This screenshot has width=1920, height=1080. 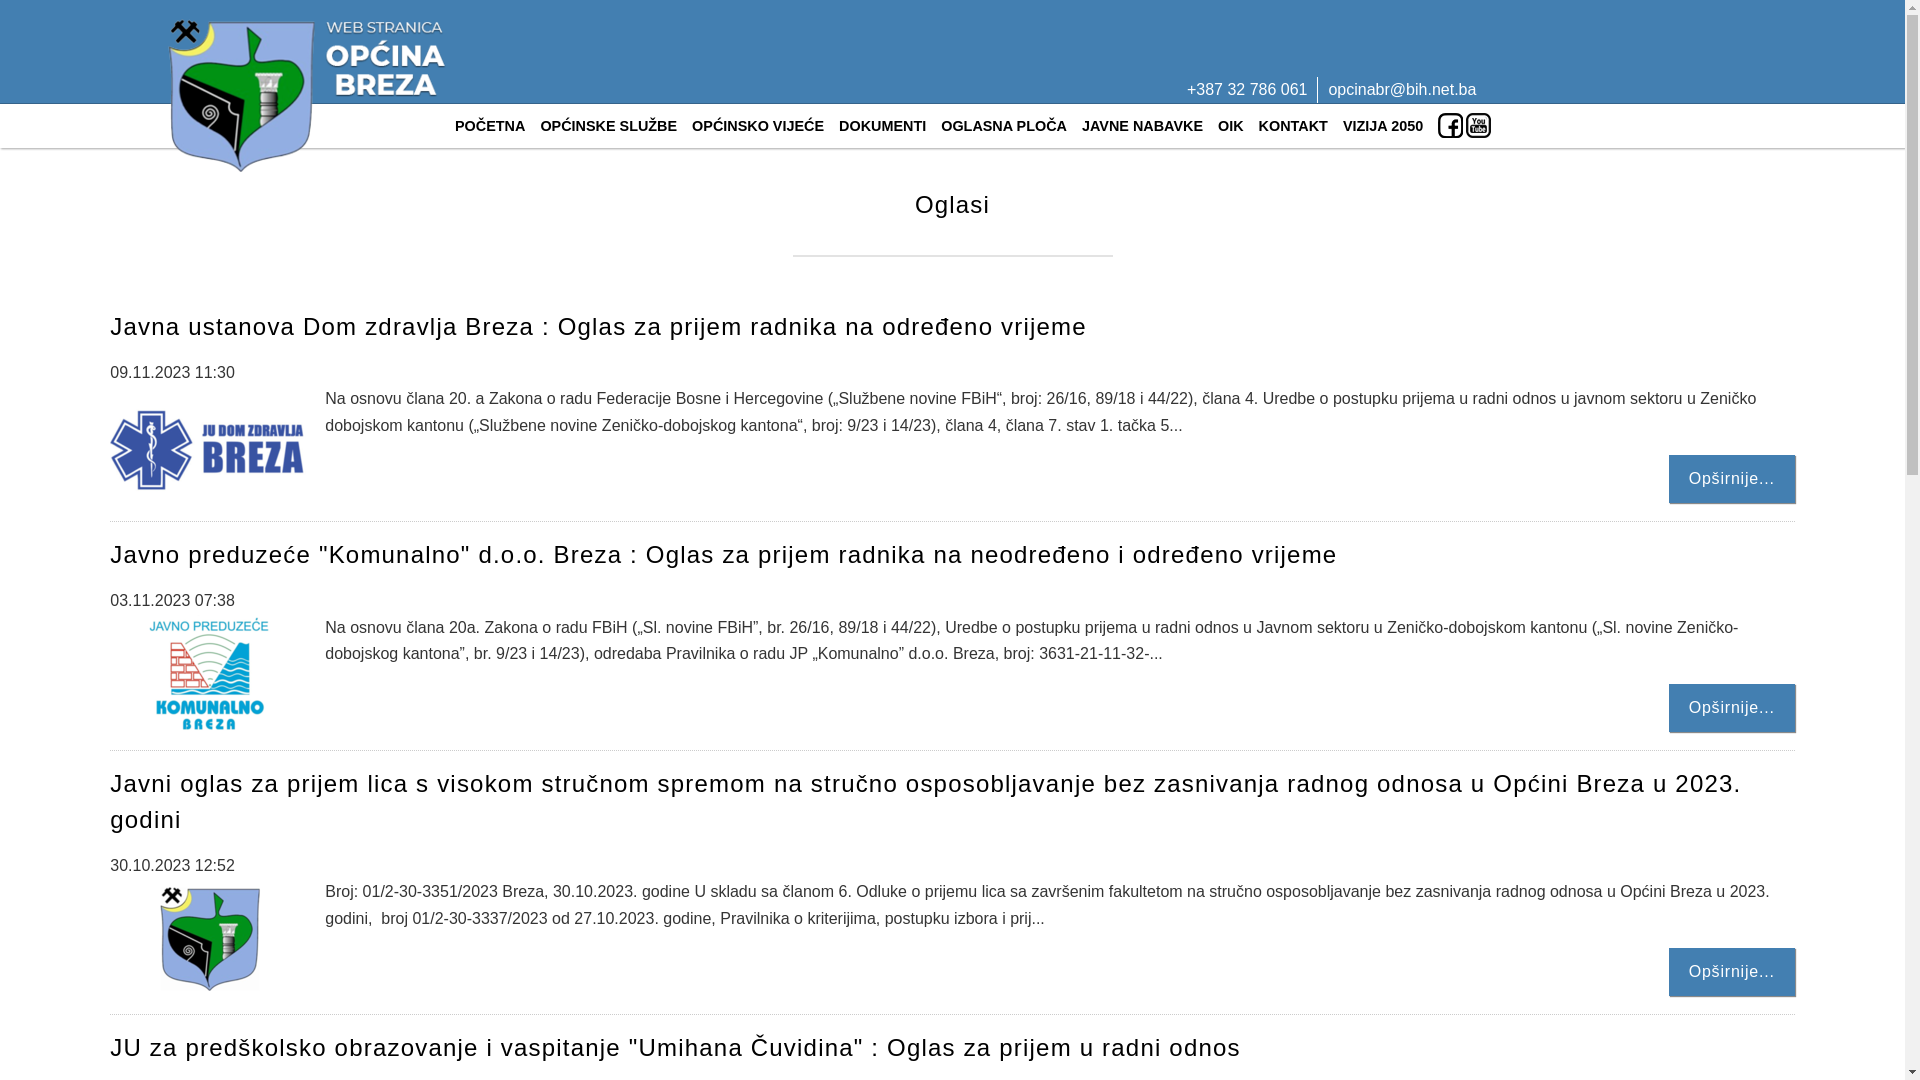 What do you see at coordinates (1400, 88) in the screenshot?
I see `'opcinabr@bih.net.ba'` at bounding box center [1400, 88].